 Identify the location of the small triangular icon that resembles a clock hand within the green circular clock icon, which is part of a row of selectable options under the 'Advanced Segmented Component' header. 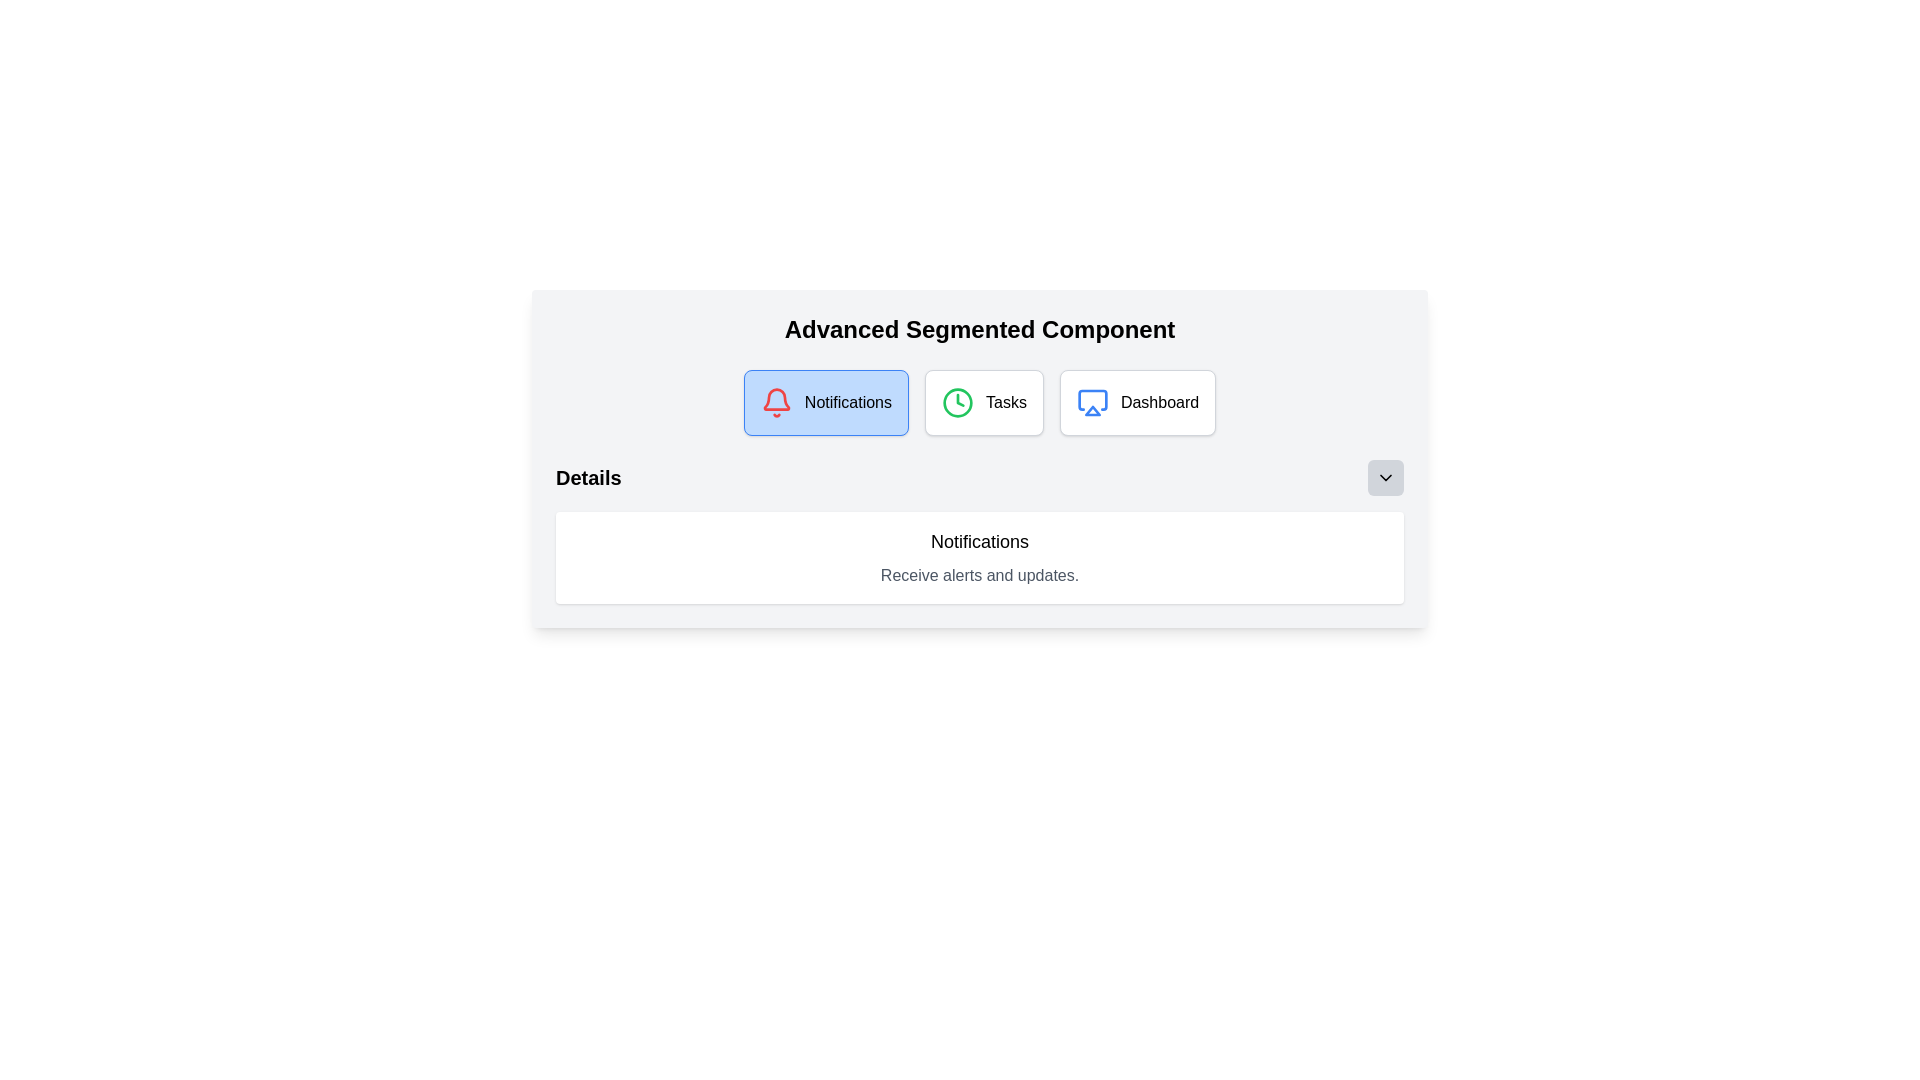
(960, 400).